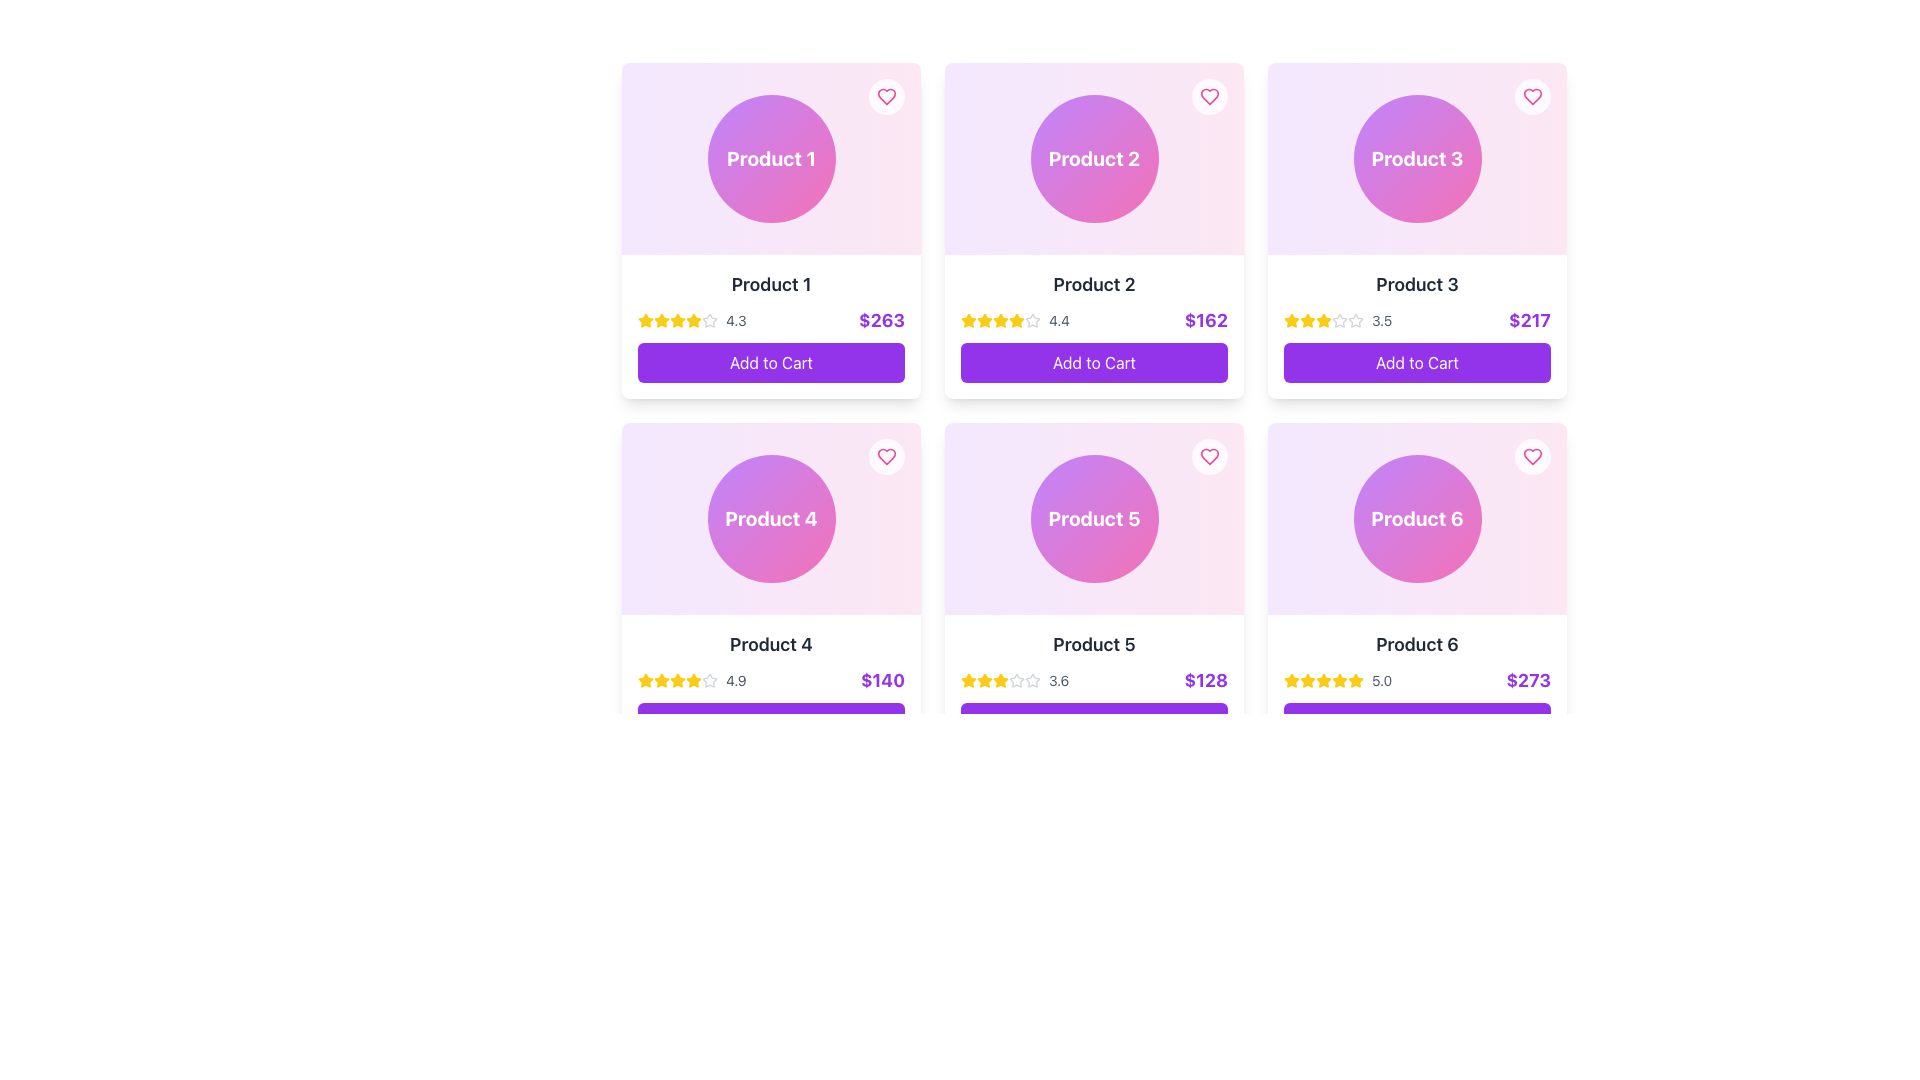 The height and width of the screenshot is (1080, 1920). What do you see at coordinates (886, 96) in the screenshot?
I see `the heart-shaped icon at the top-right corner of the first card` at bounding box center [886, 96].